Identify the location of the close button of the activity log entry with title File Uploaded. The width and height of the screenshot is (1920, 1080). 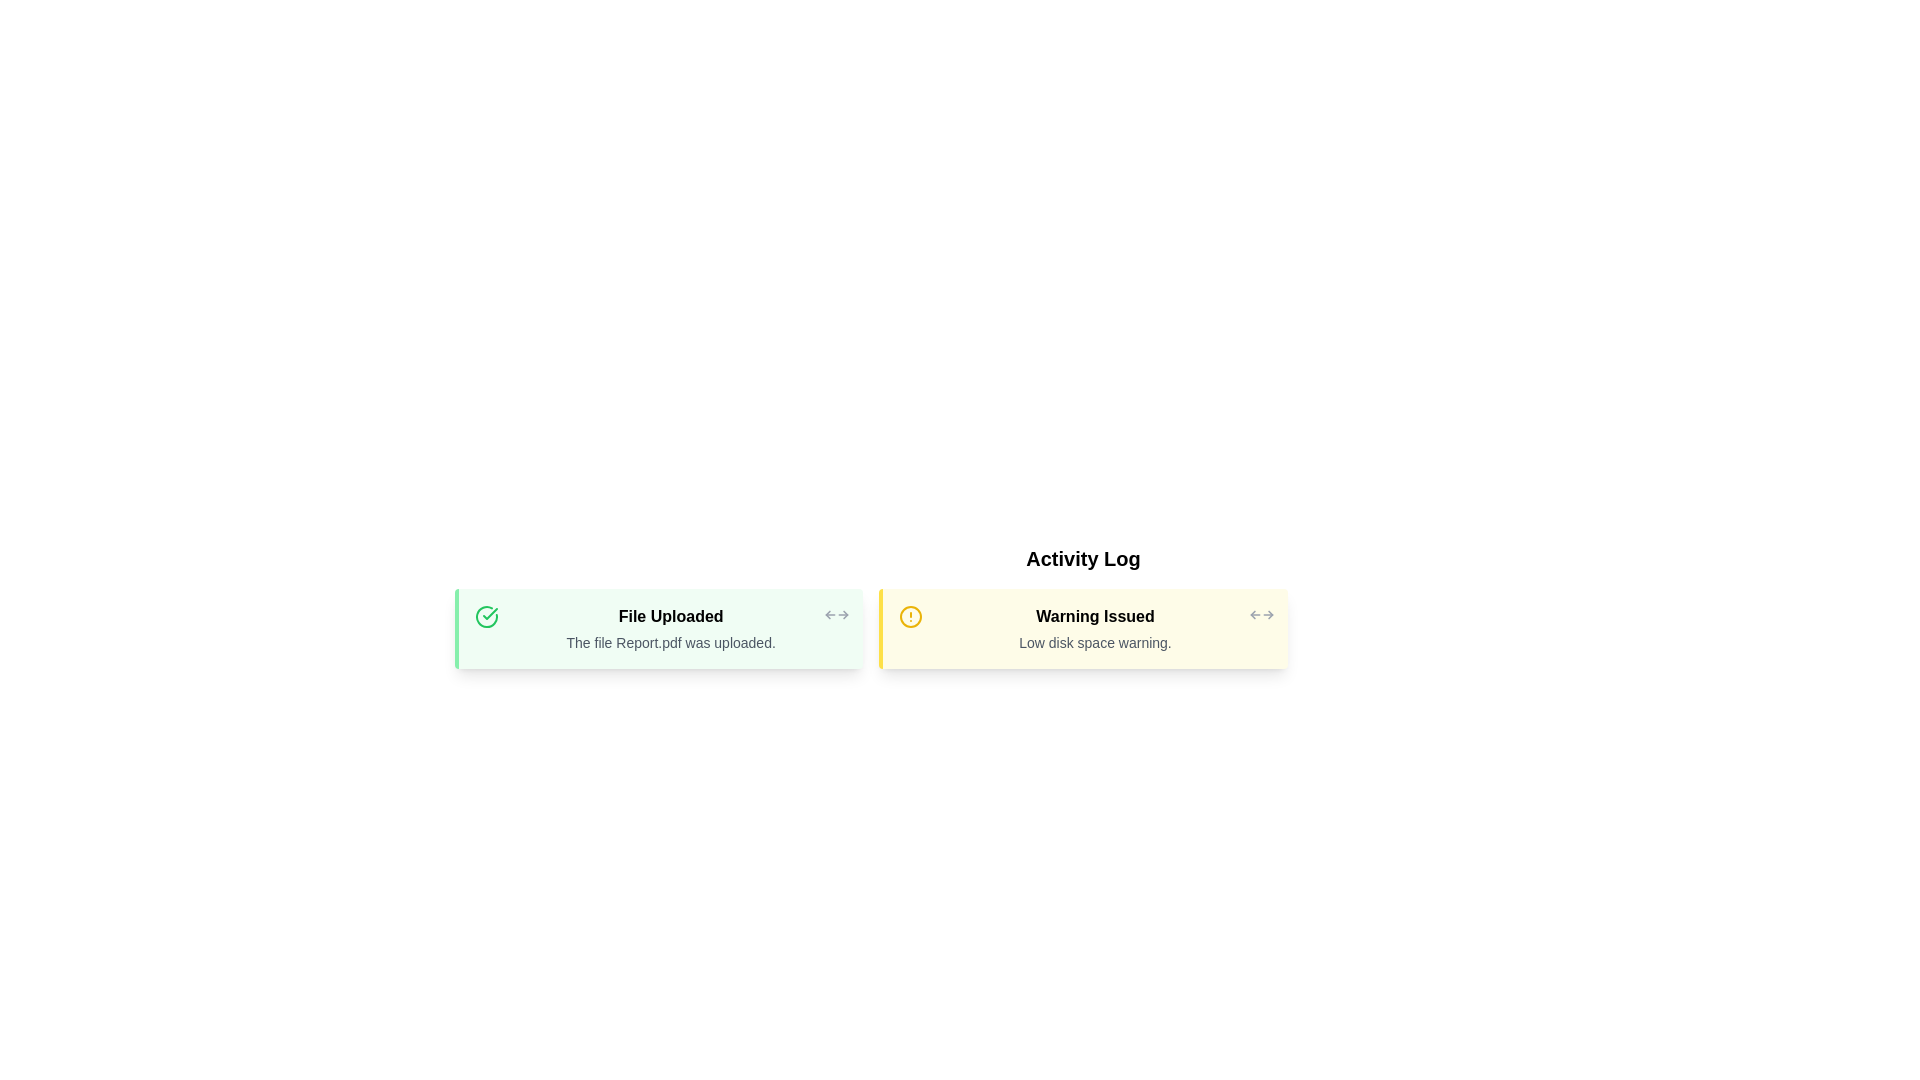
(837, 613).